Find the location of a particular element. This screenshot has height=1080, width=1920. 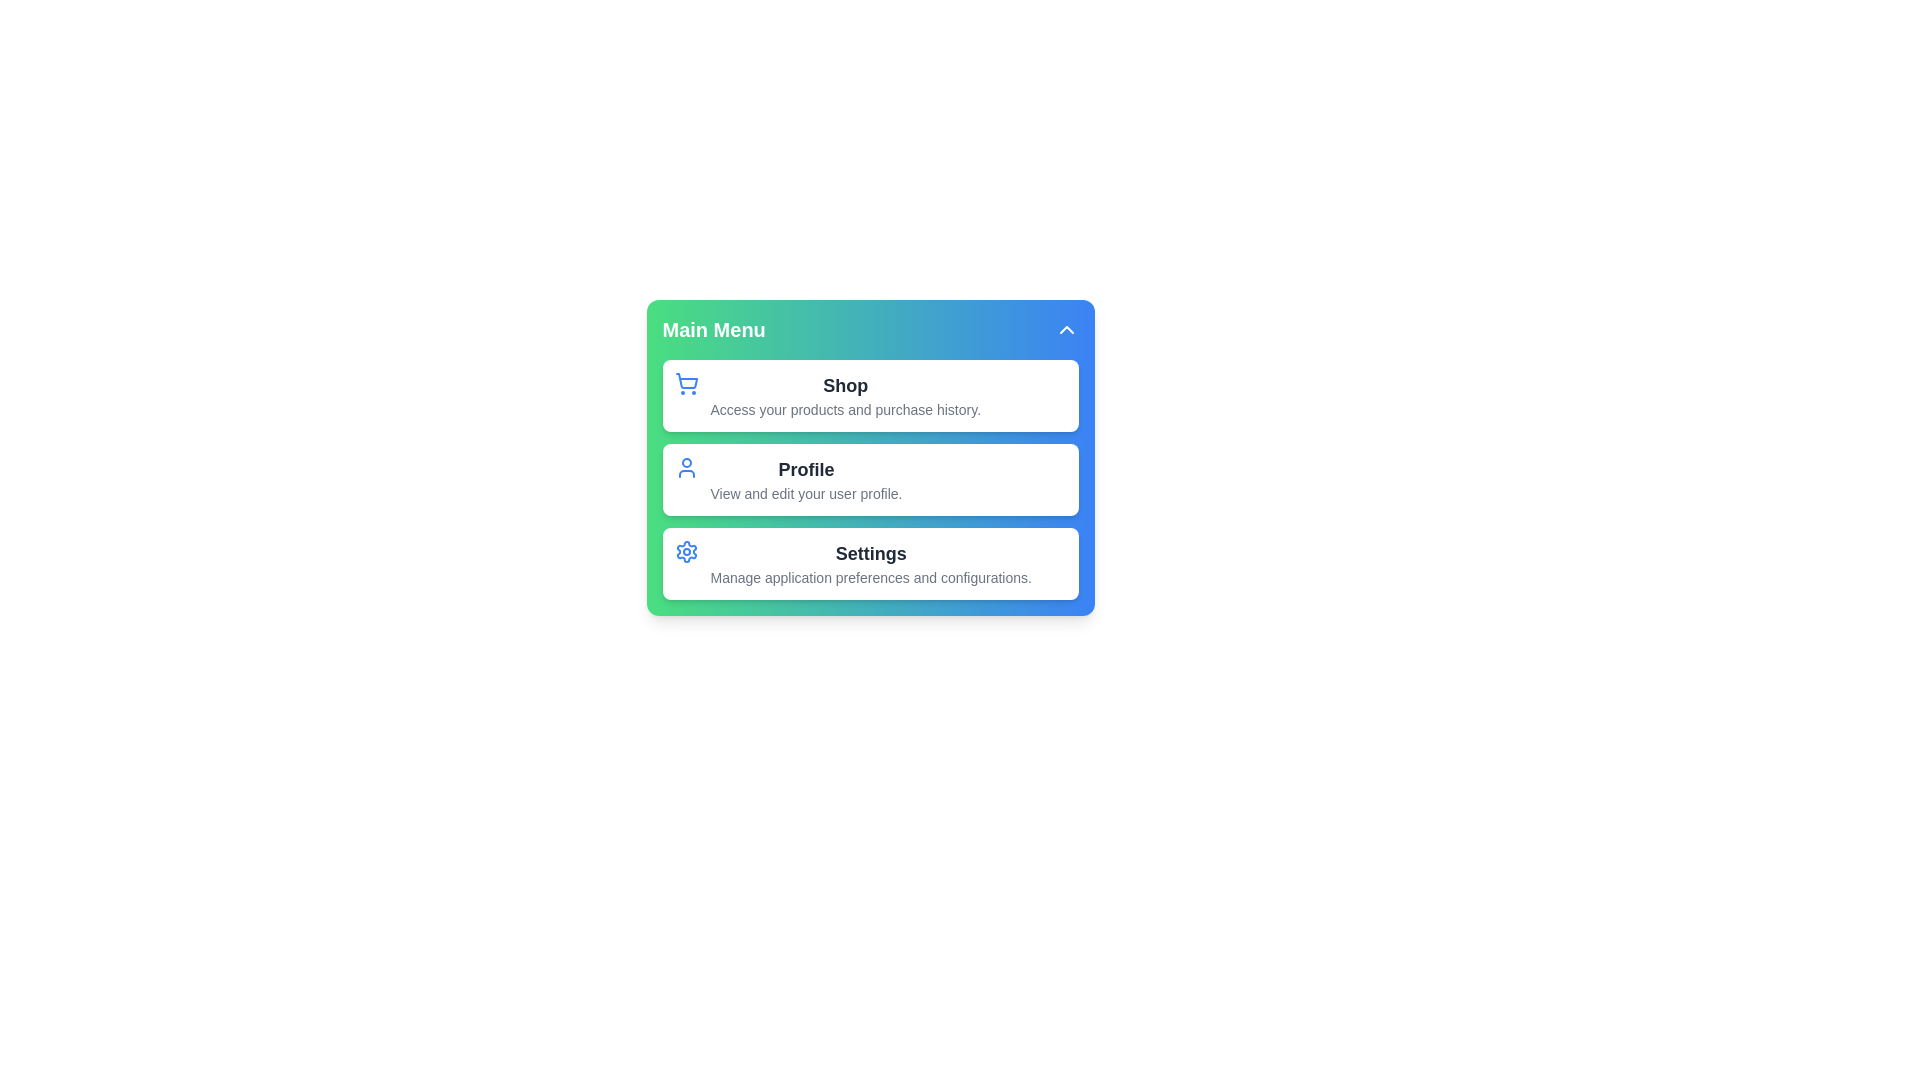

the icon of the menu item Profile is located at coordinates (686, 467).